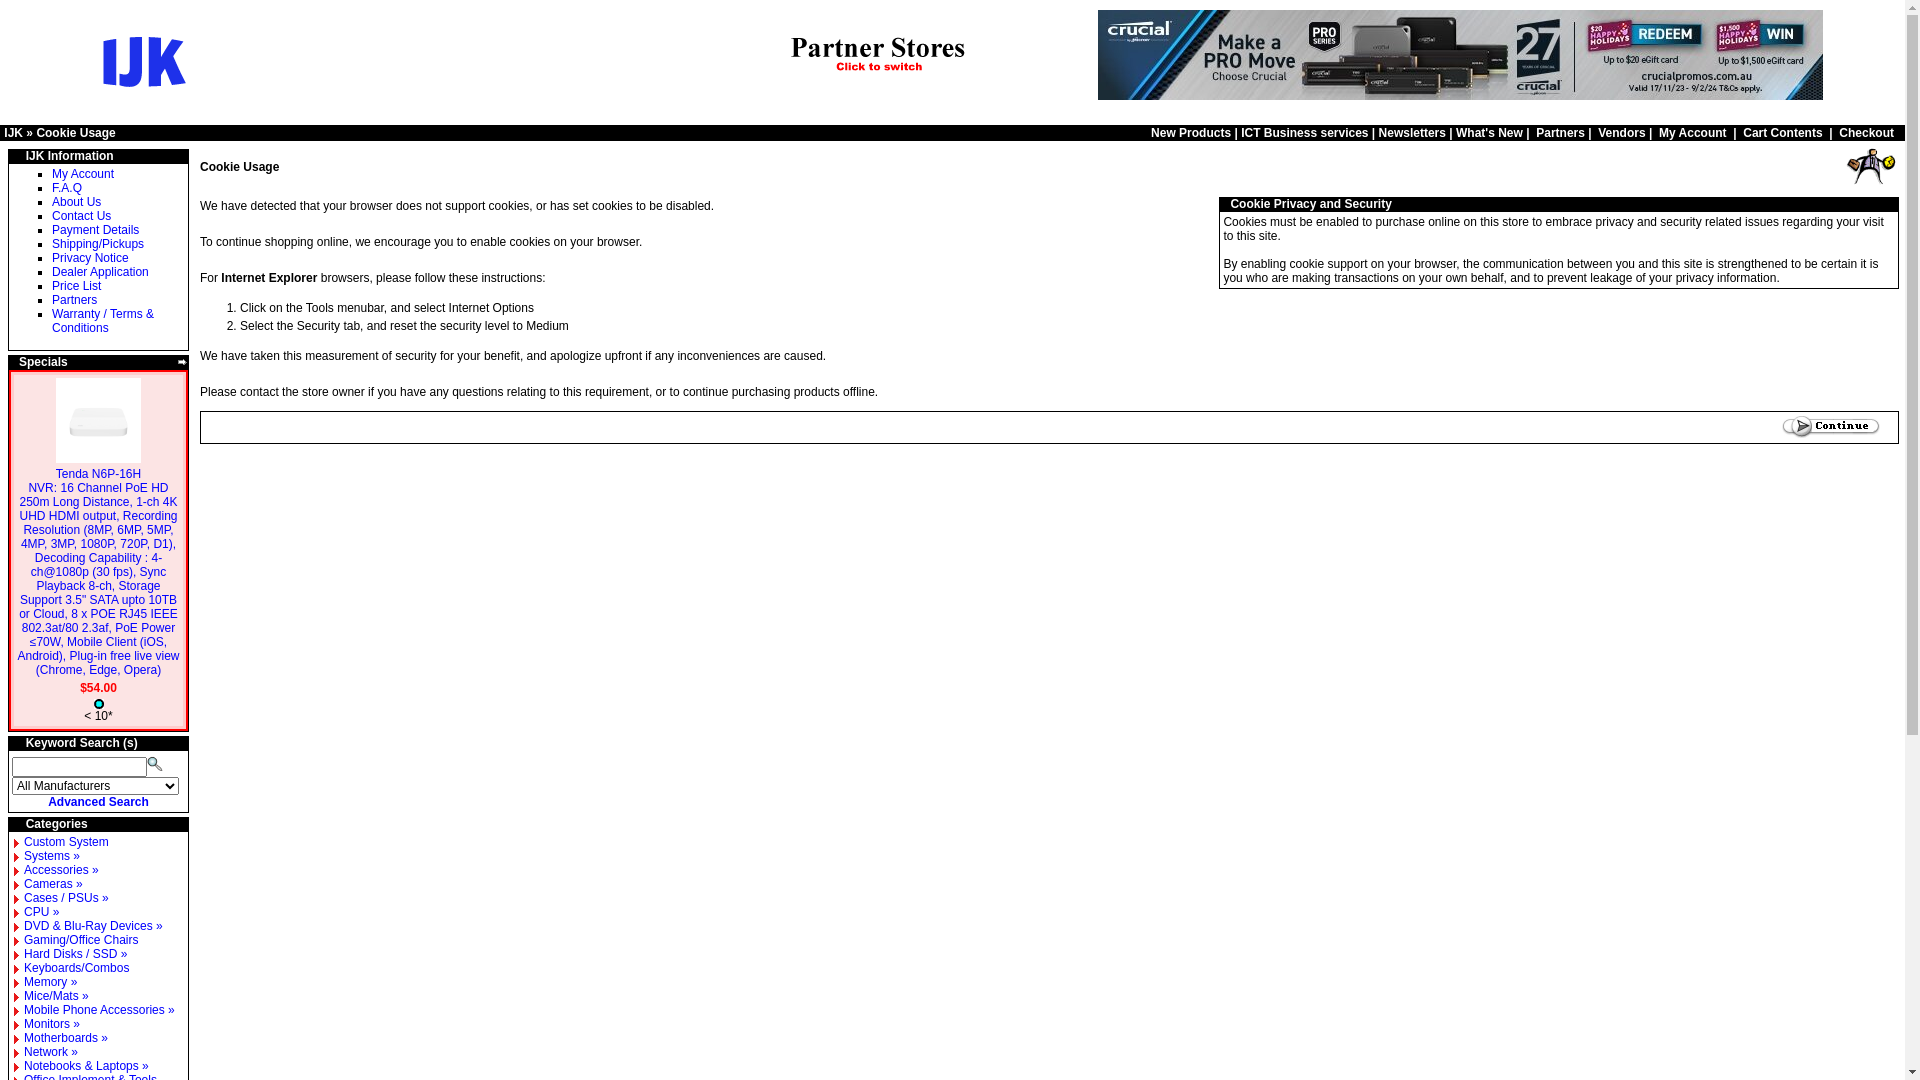 This screenshot has width=1920, height=1080. What do you see at coordinates (1865, 132) in the screenshot?
I see `'Checkout'` at bounding box center [1865, 132].